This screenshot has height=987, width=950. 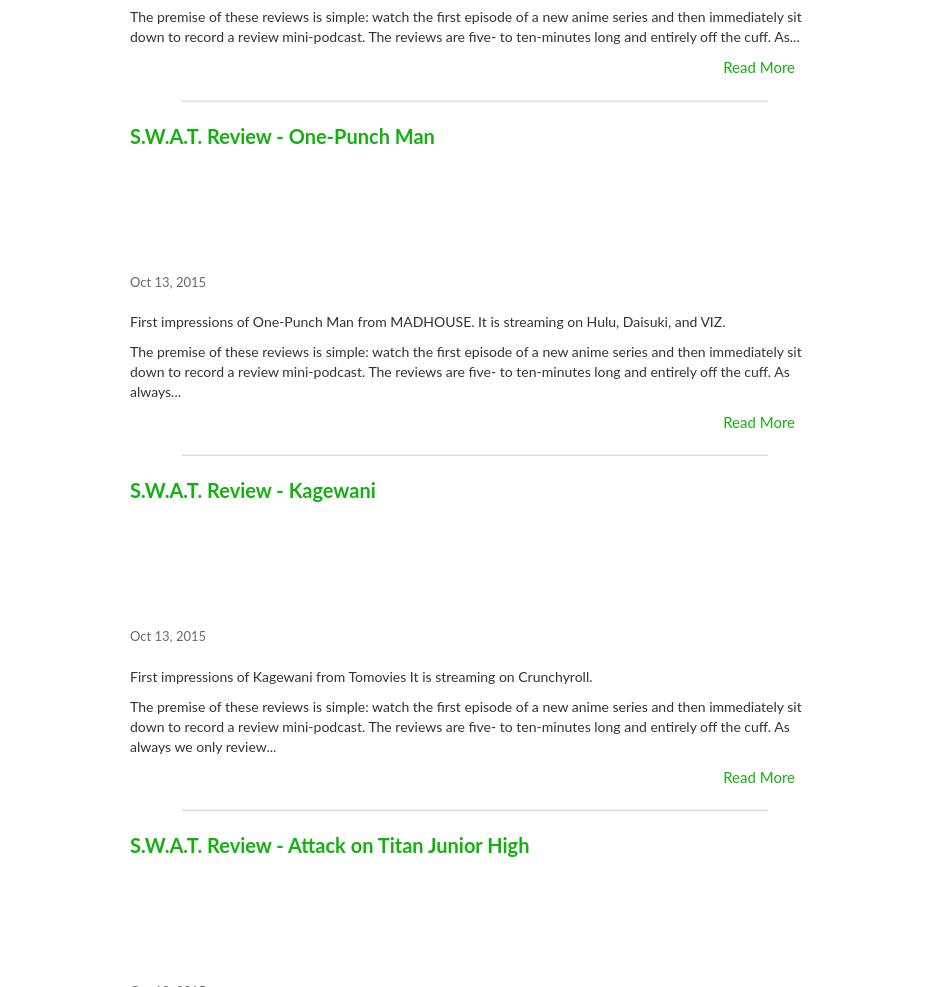 What do you see at coordinates (426, 320) in the screenshot?
I see `'First impressions of One-Punch Man from MADHOUSE. It is
streaming on Hulu, Daisuki, and VIZ.'` at bounding box center [426, 320].